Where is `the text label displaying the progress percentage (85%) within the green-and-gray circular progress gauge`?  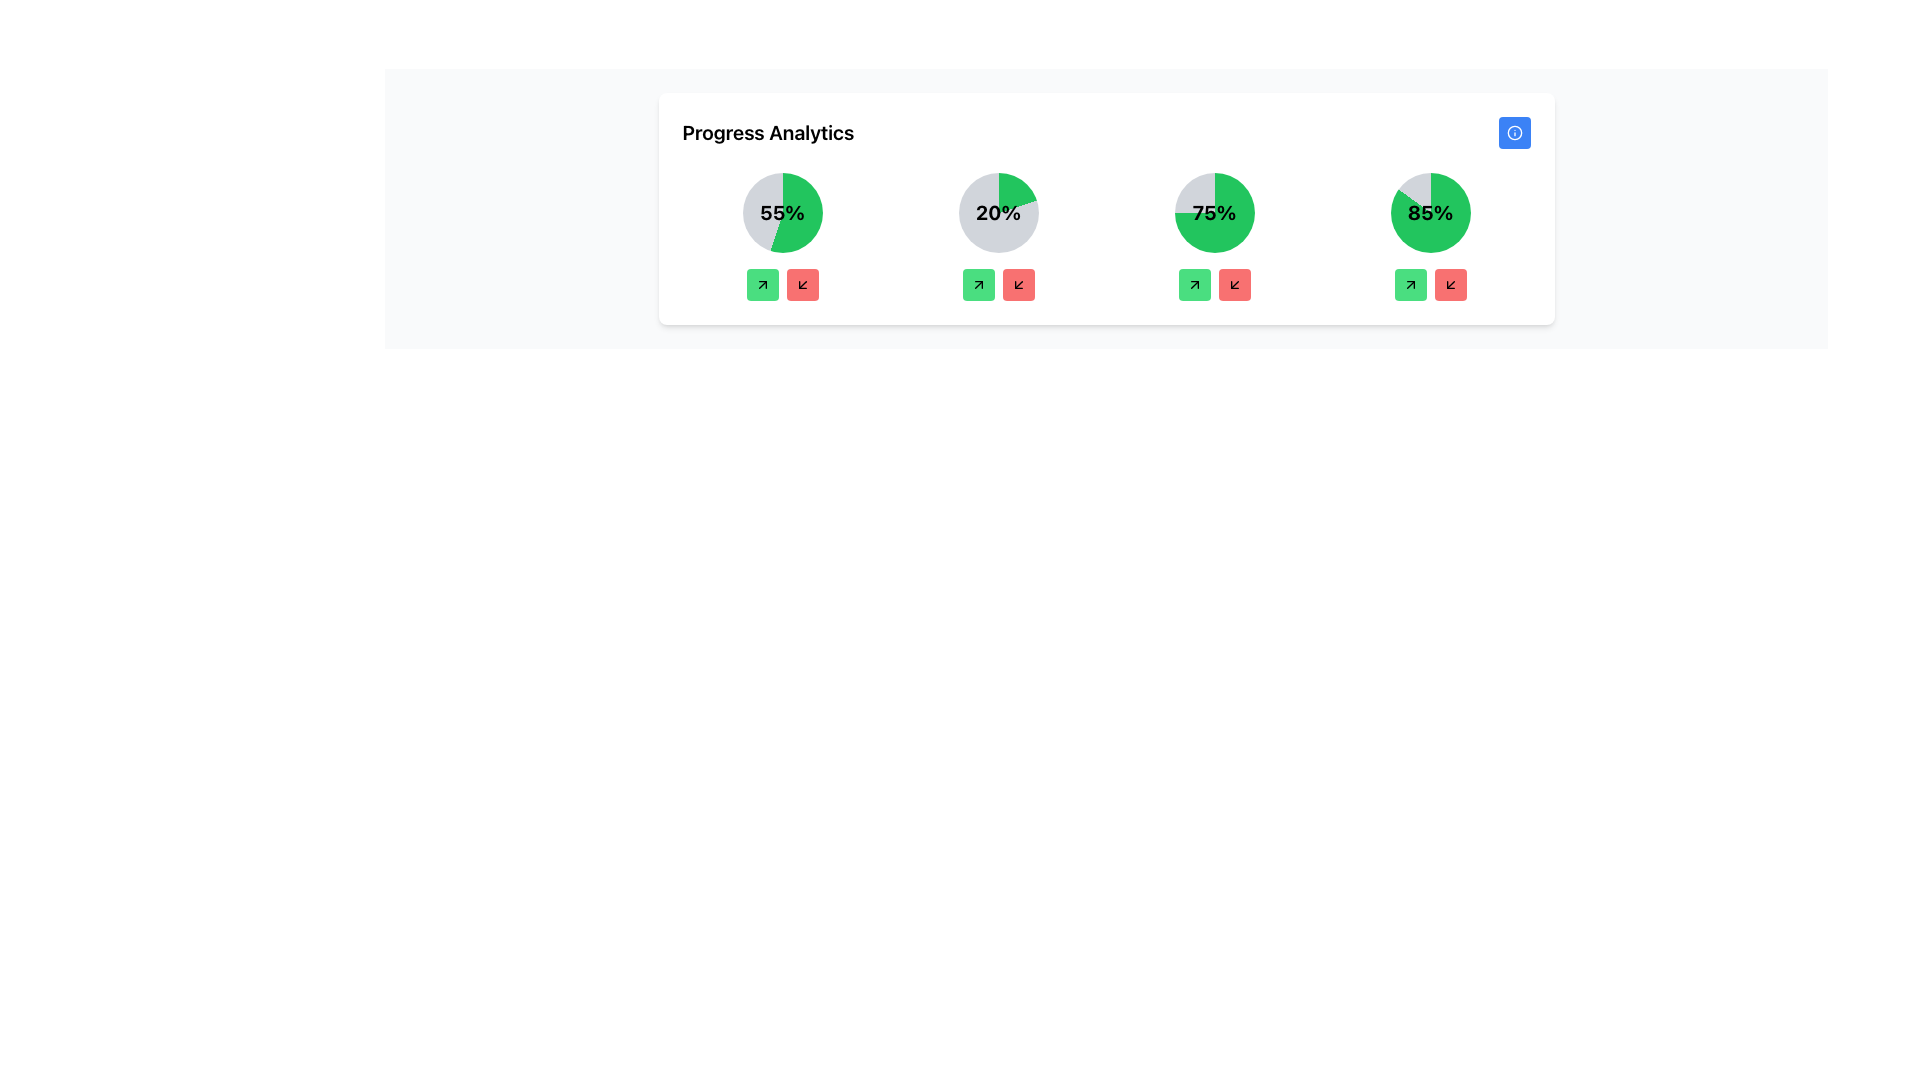
the text label displaying the progress percentage (85%) within the green-and-gray circular progress gauge is located at coordinates (1429, 212).